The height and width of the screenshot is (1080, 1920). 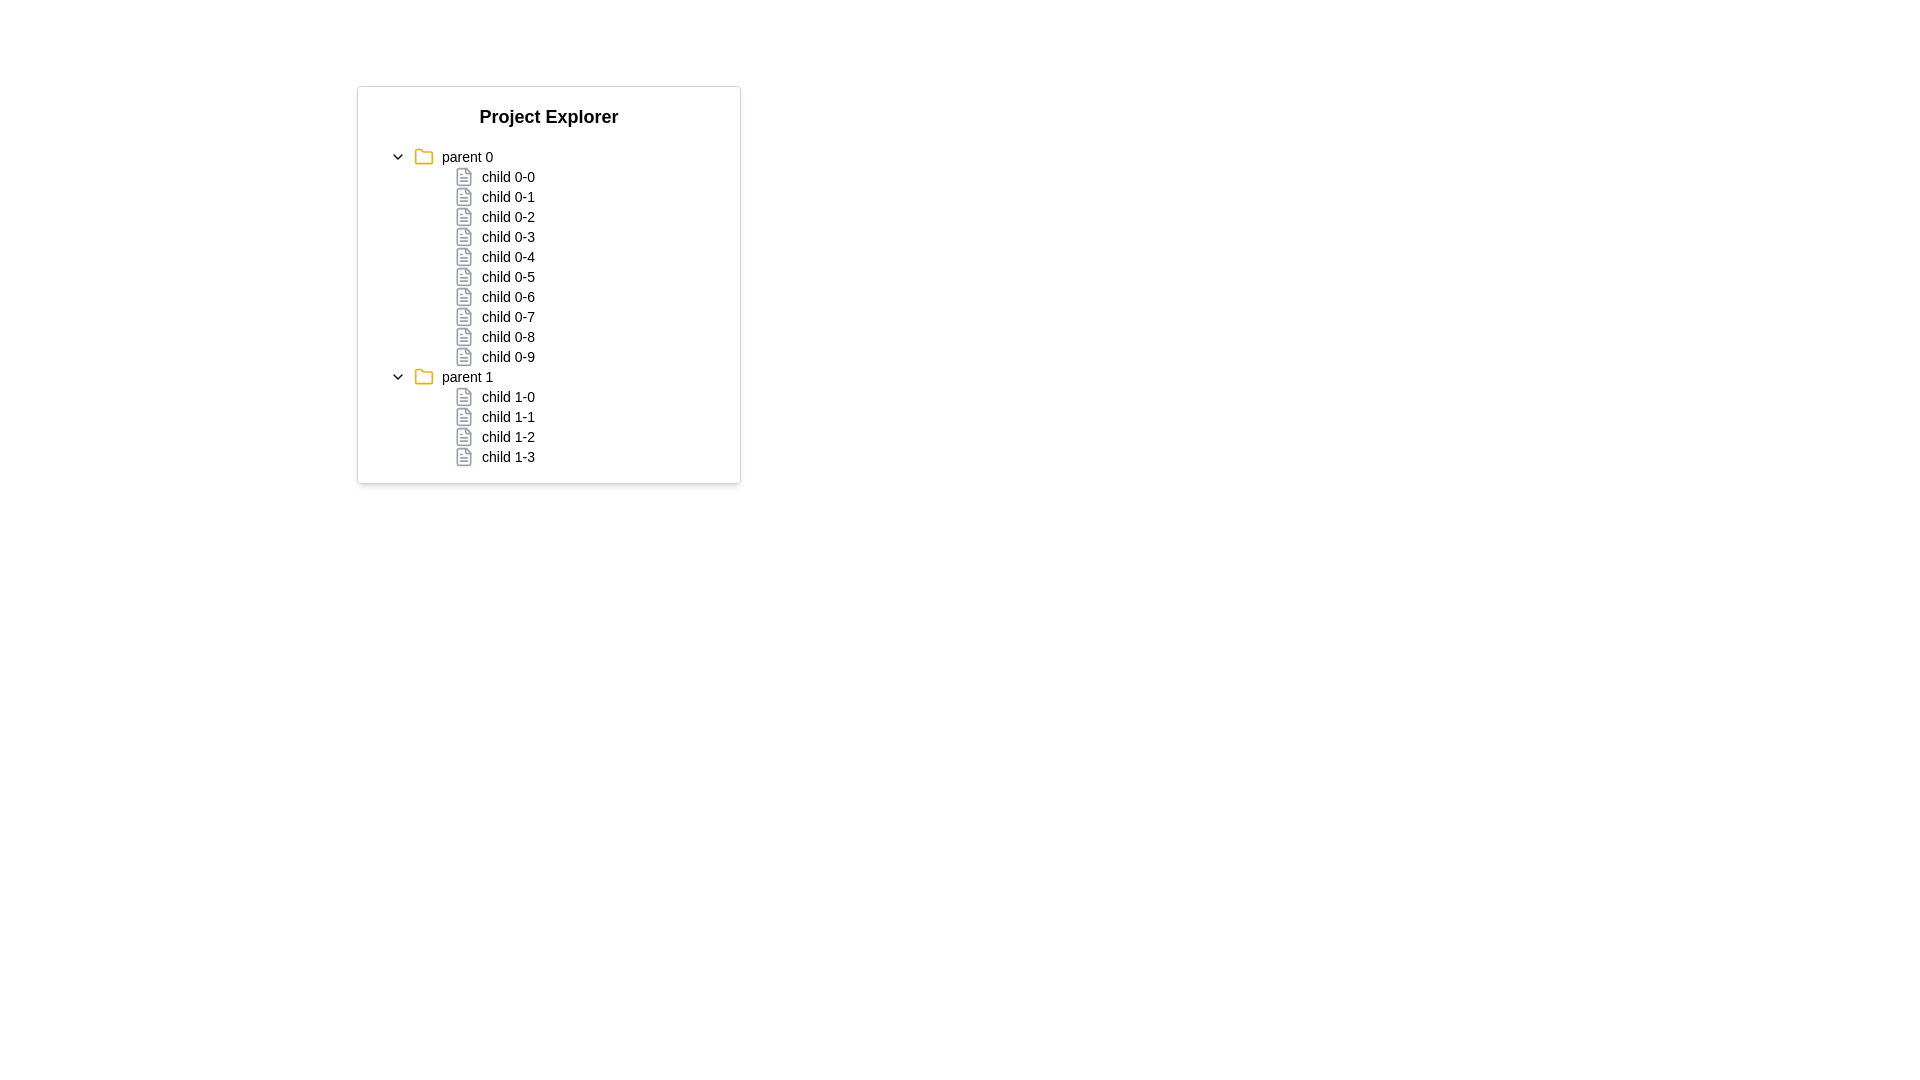 I want to click on the Text Label within the project explorer, so click(x=466, y=377).